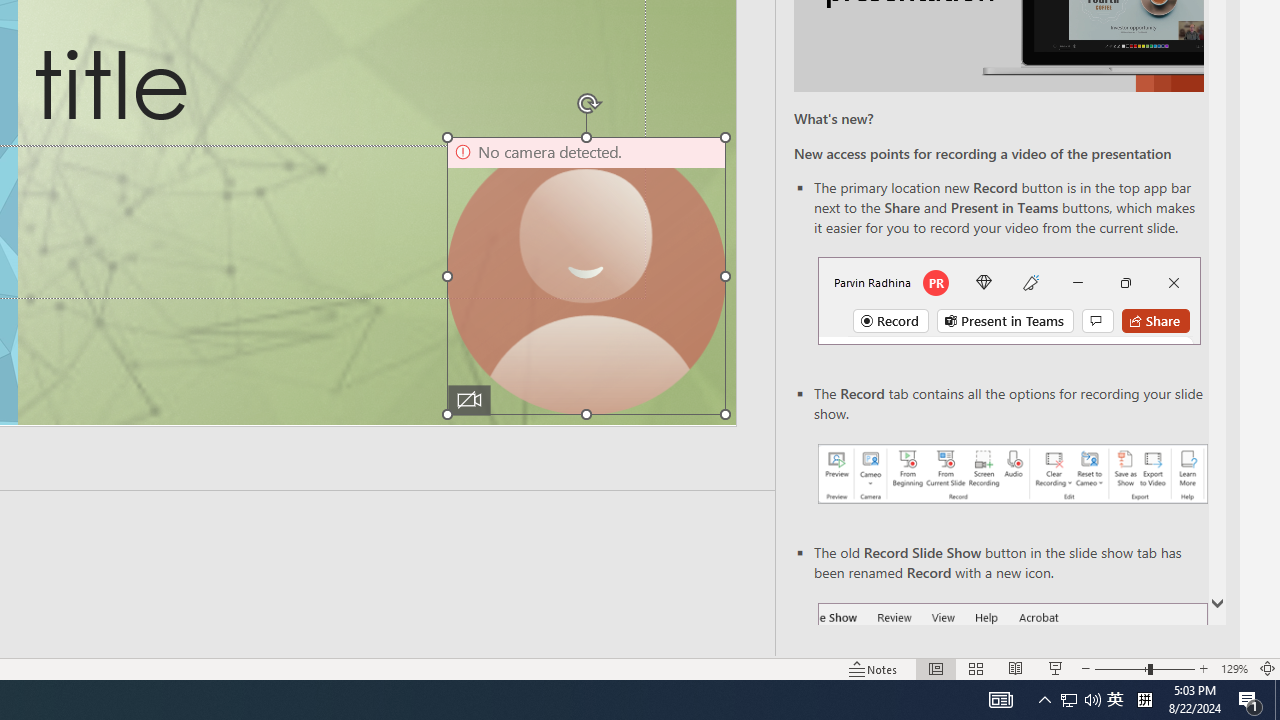 Image resolution: width=1280 pixels, height=720 pixels. What do you see at coordinates (1121, 669) in the screenshot?
I see `'Zoom Out'` at bounding box center [1121, 669].